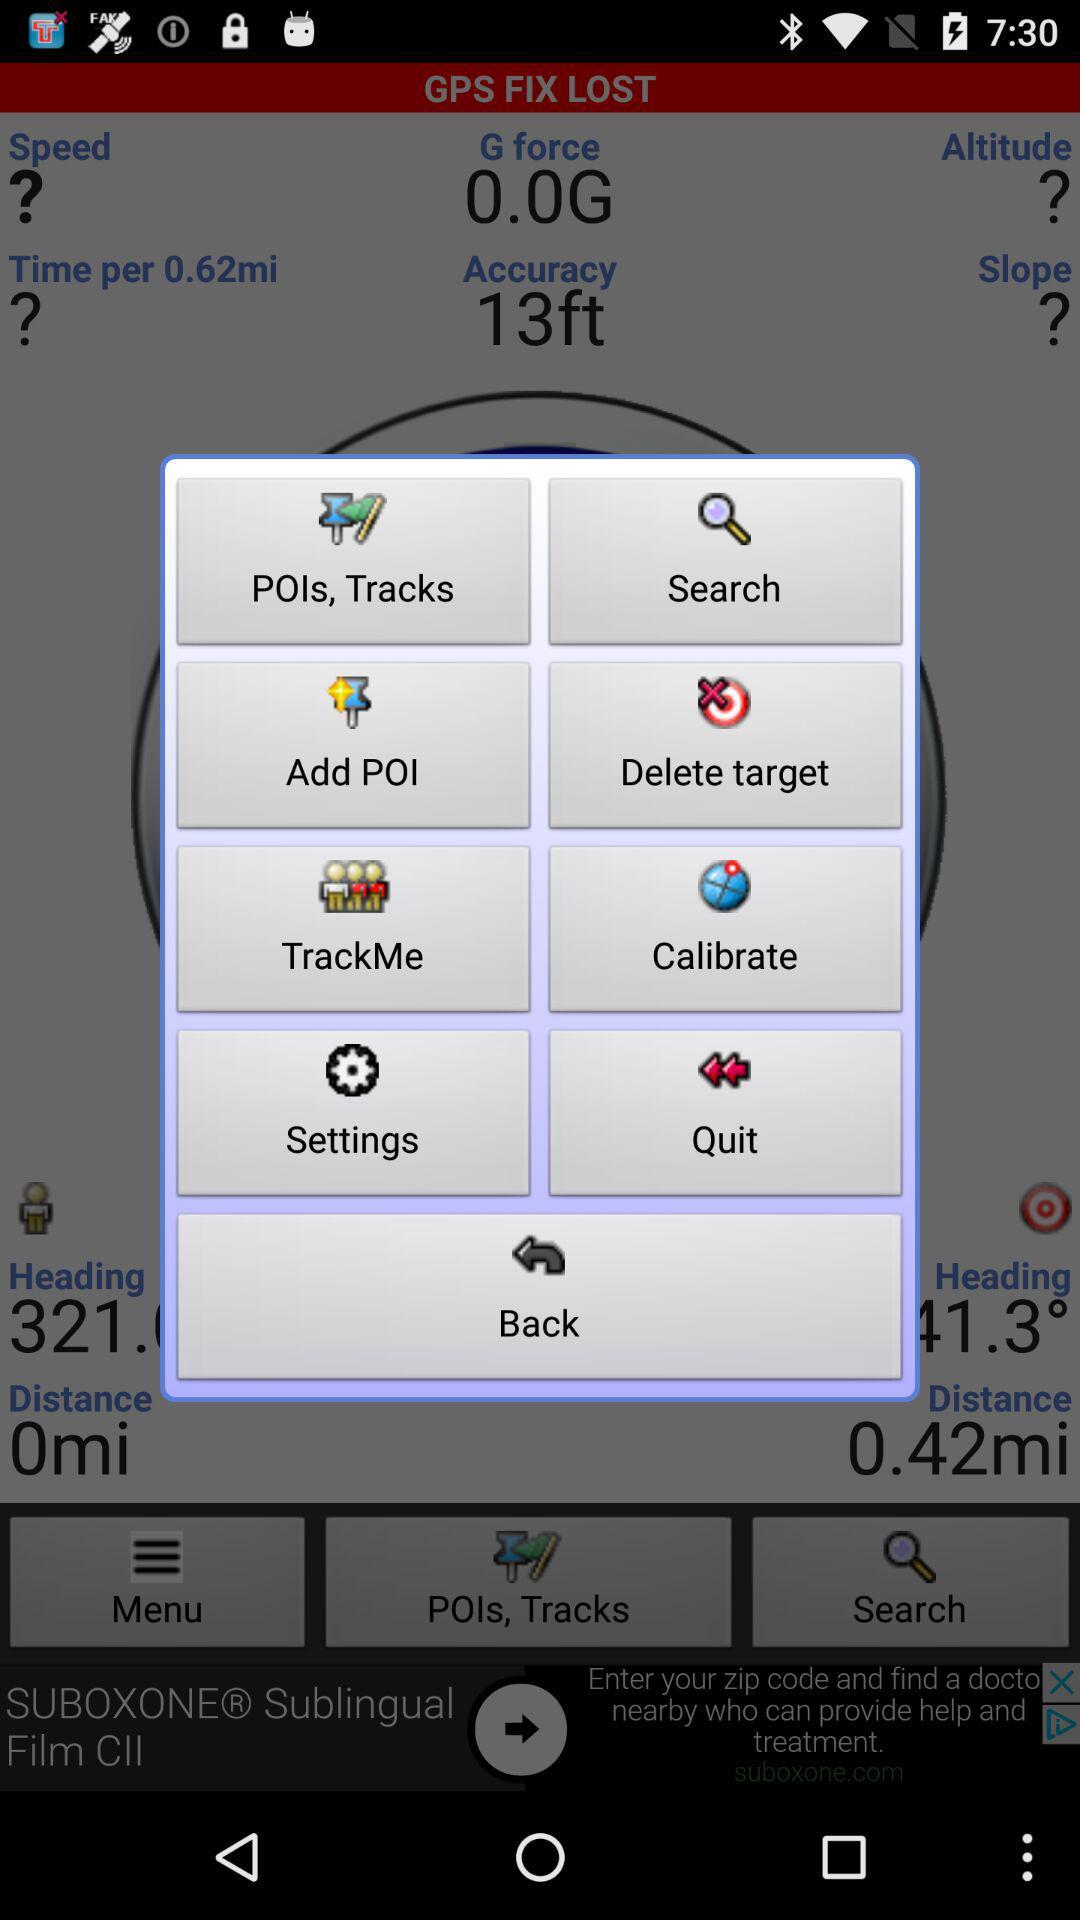  I want to click on the search button, so click(725, 566).